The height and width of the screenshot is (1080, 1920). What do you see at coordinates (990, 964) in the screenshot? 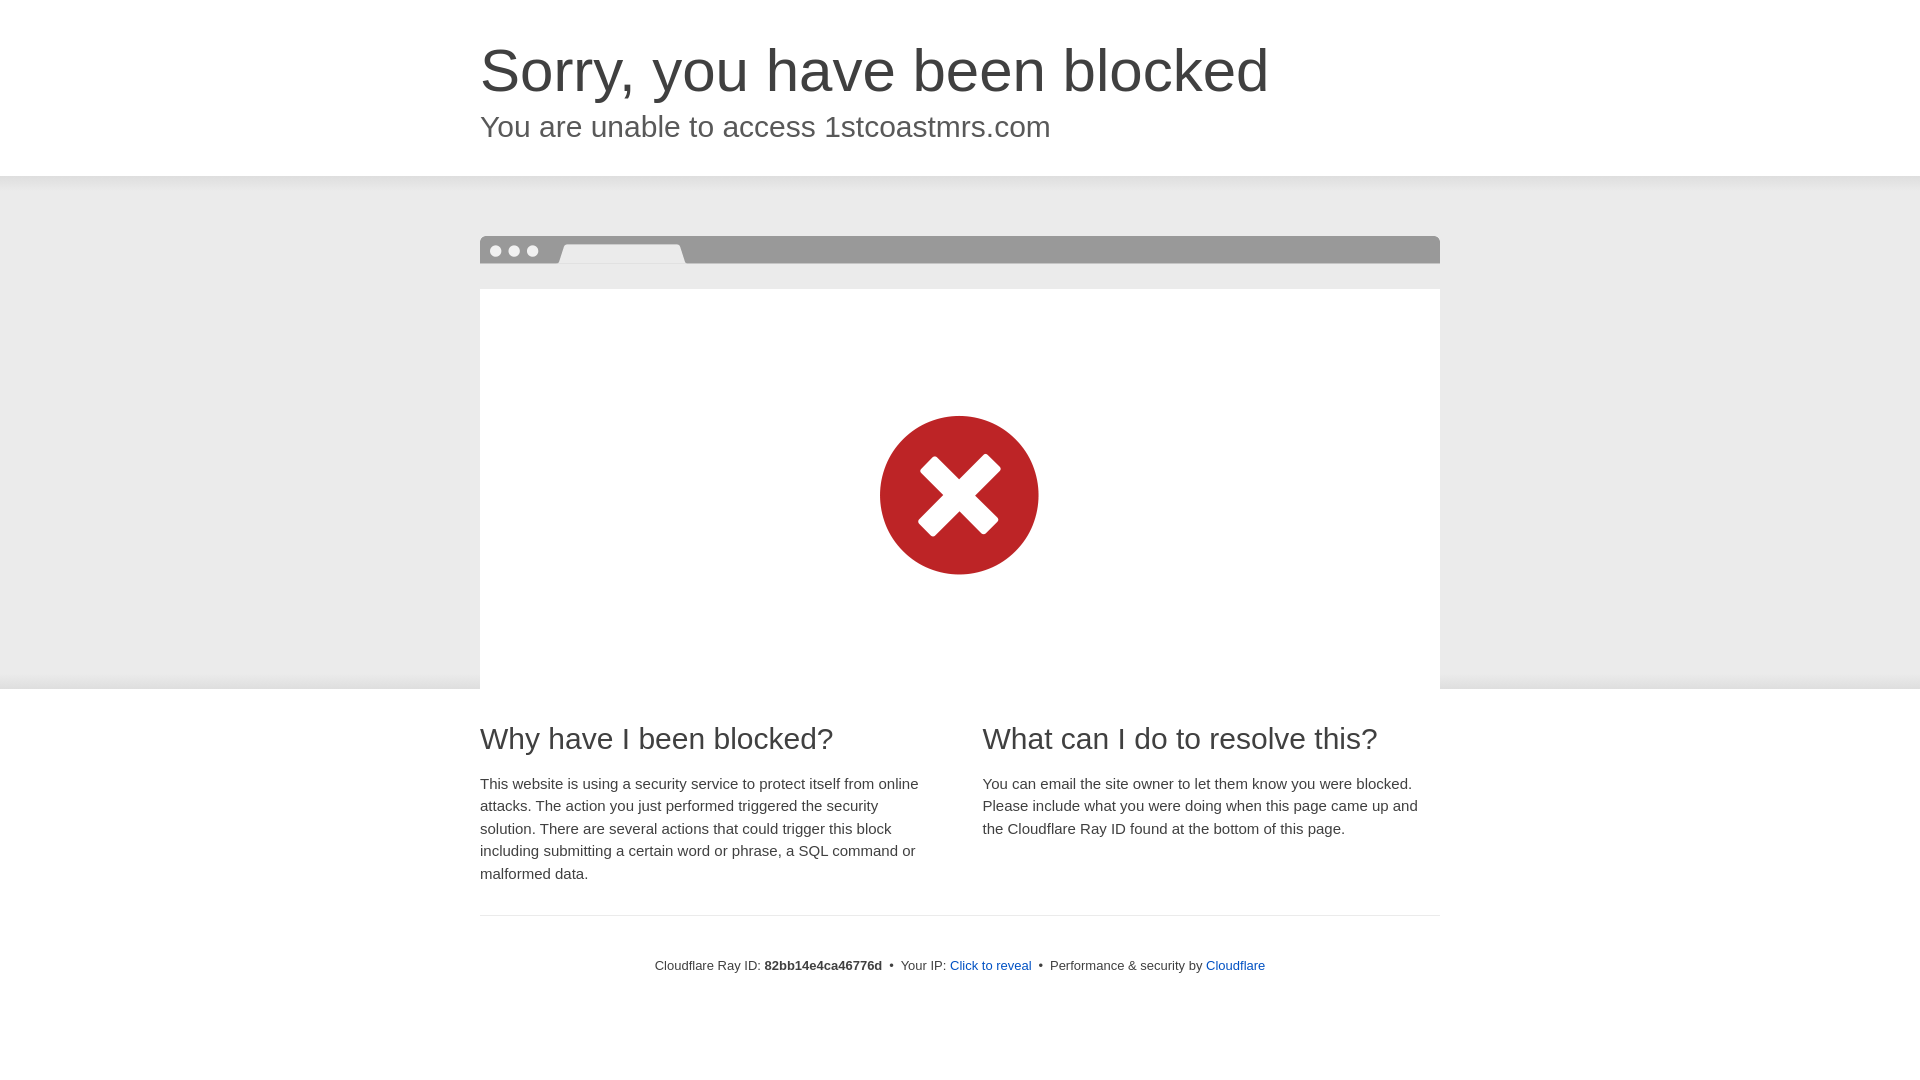
I see `'Click to reveal'` at bounding box center [990, 964].